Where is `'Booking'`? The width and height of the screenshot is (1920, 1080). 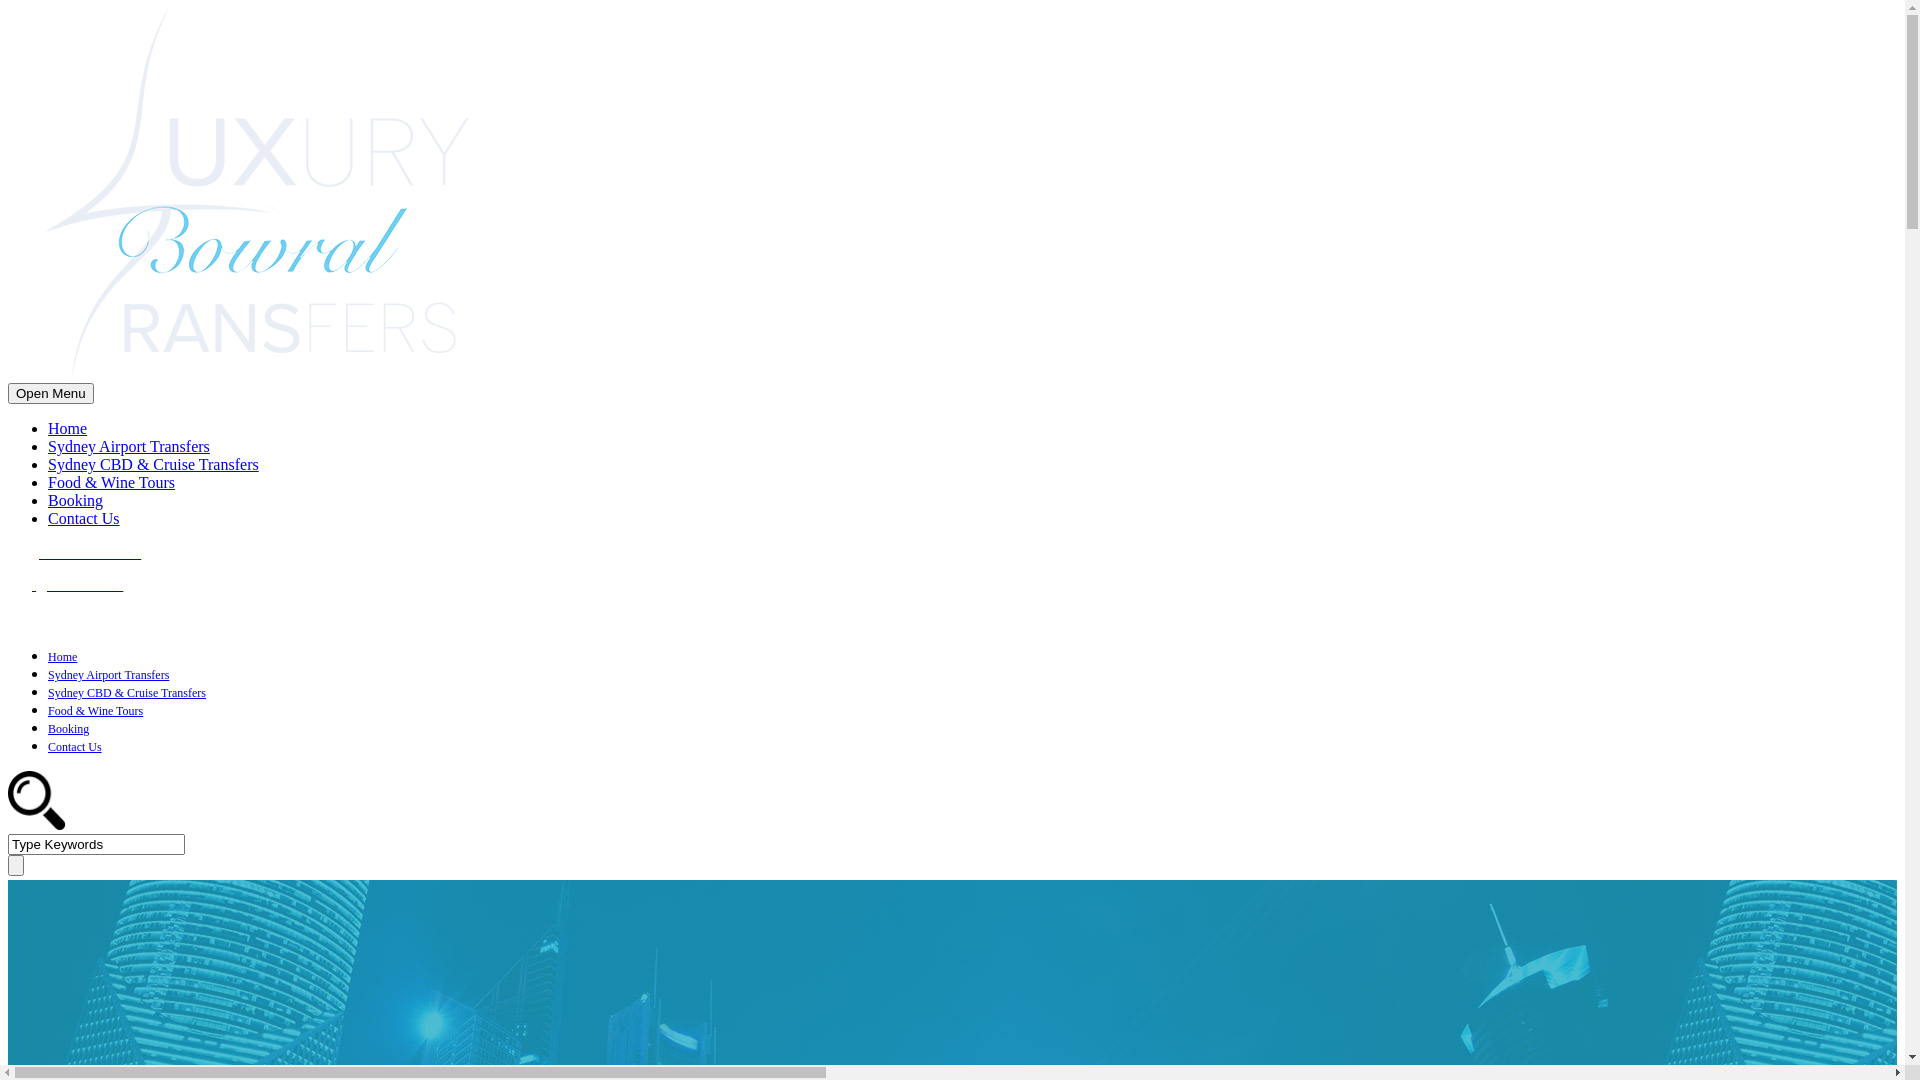 'Booking' is located at coordinates (68, 729).